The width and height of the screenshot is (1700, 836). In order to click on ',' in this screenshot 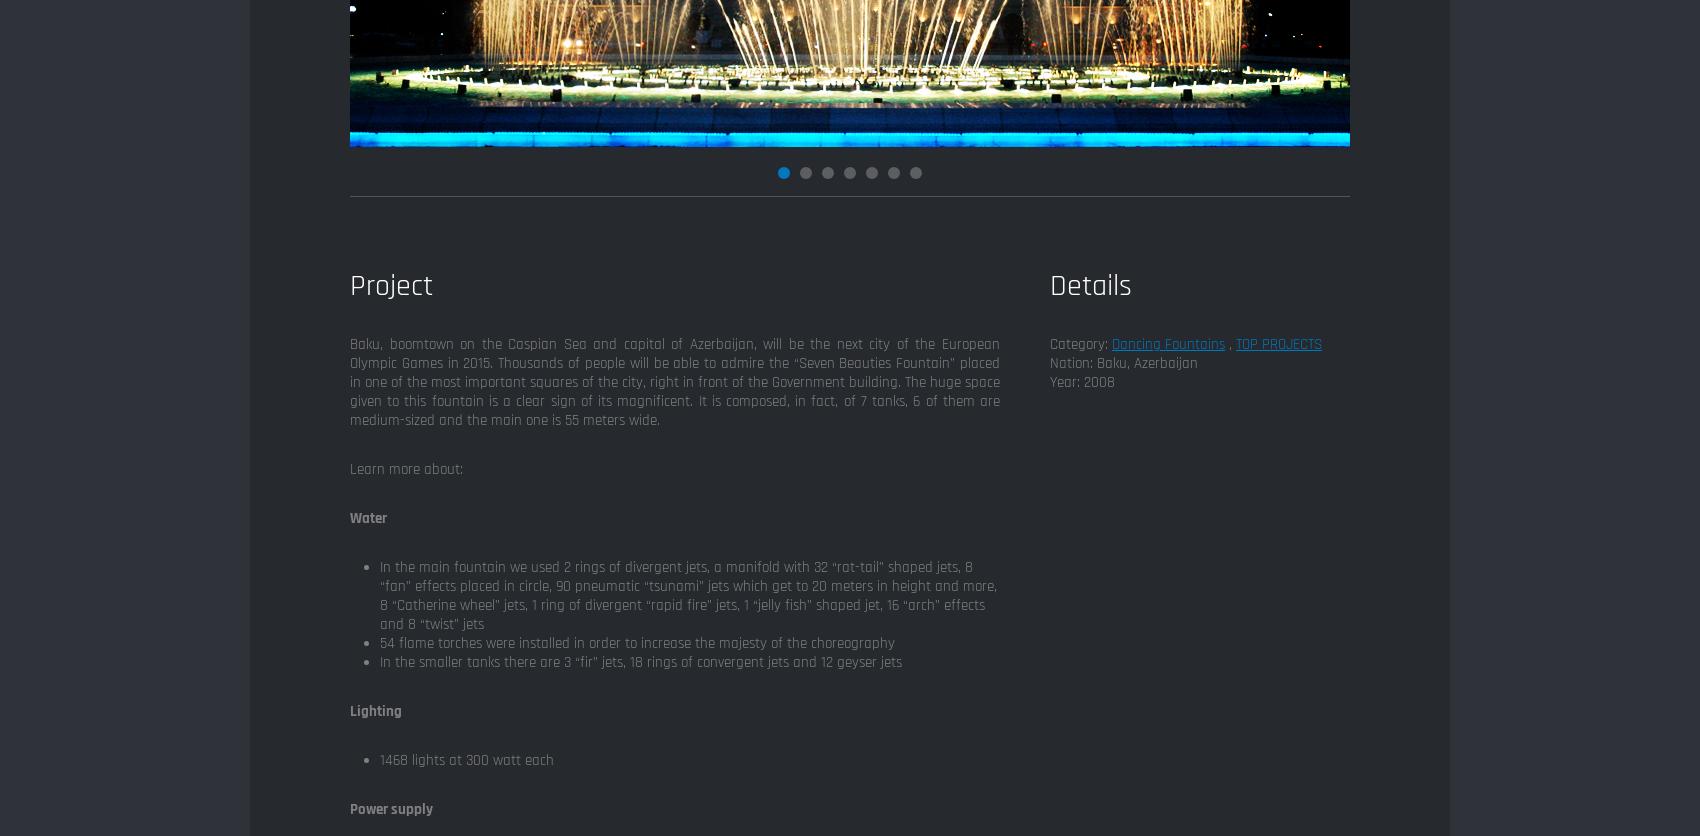, I will do `click(1229, 343)`.